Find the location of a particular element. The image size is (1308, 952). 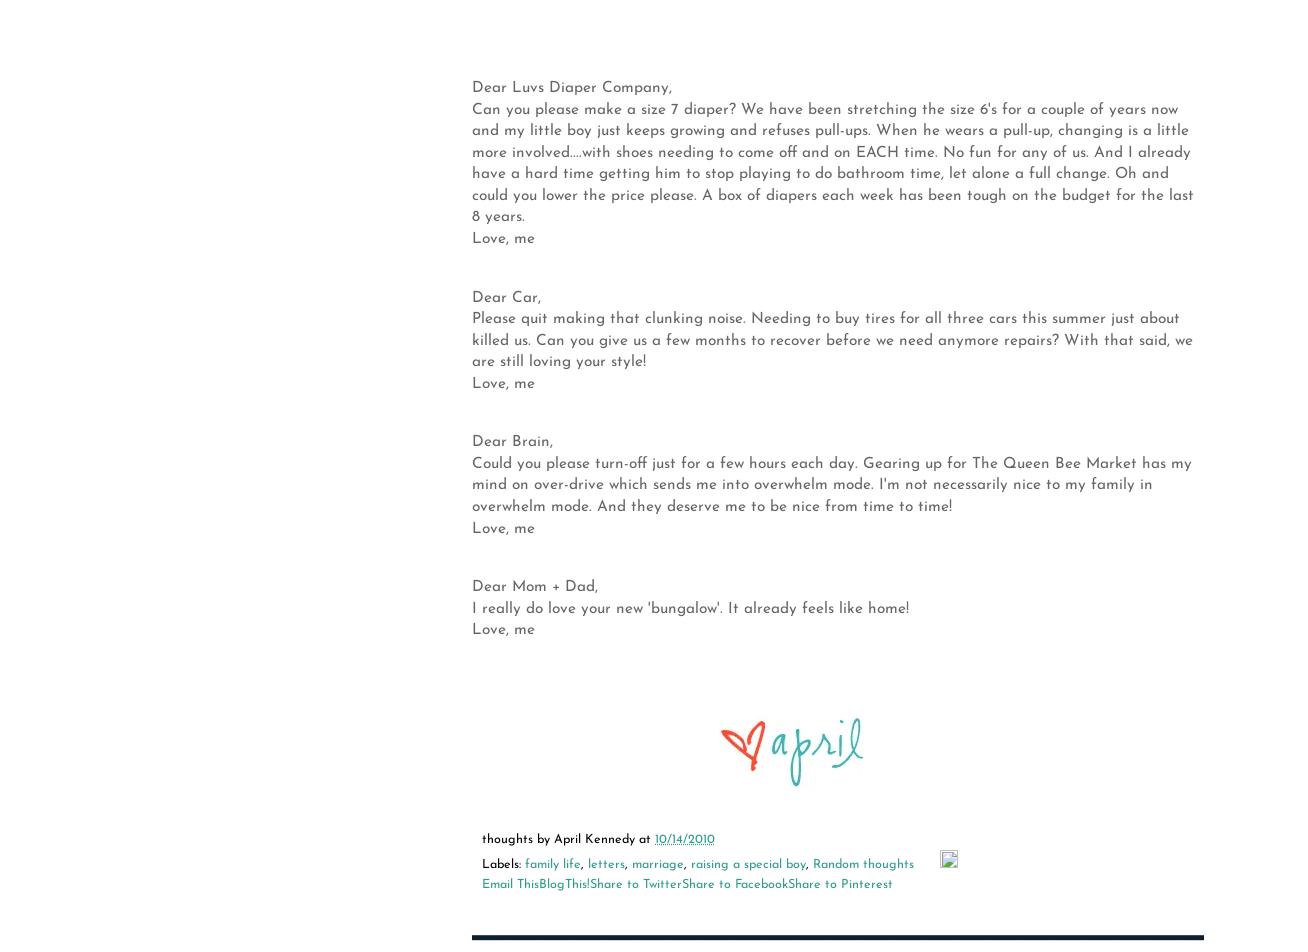

'letters' is located at coordinates (605, 864).